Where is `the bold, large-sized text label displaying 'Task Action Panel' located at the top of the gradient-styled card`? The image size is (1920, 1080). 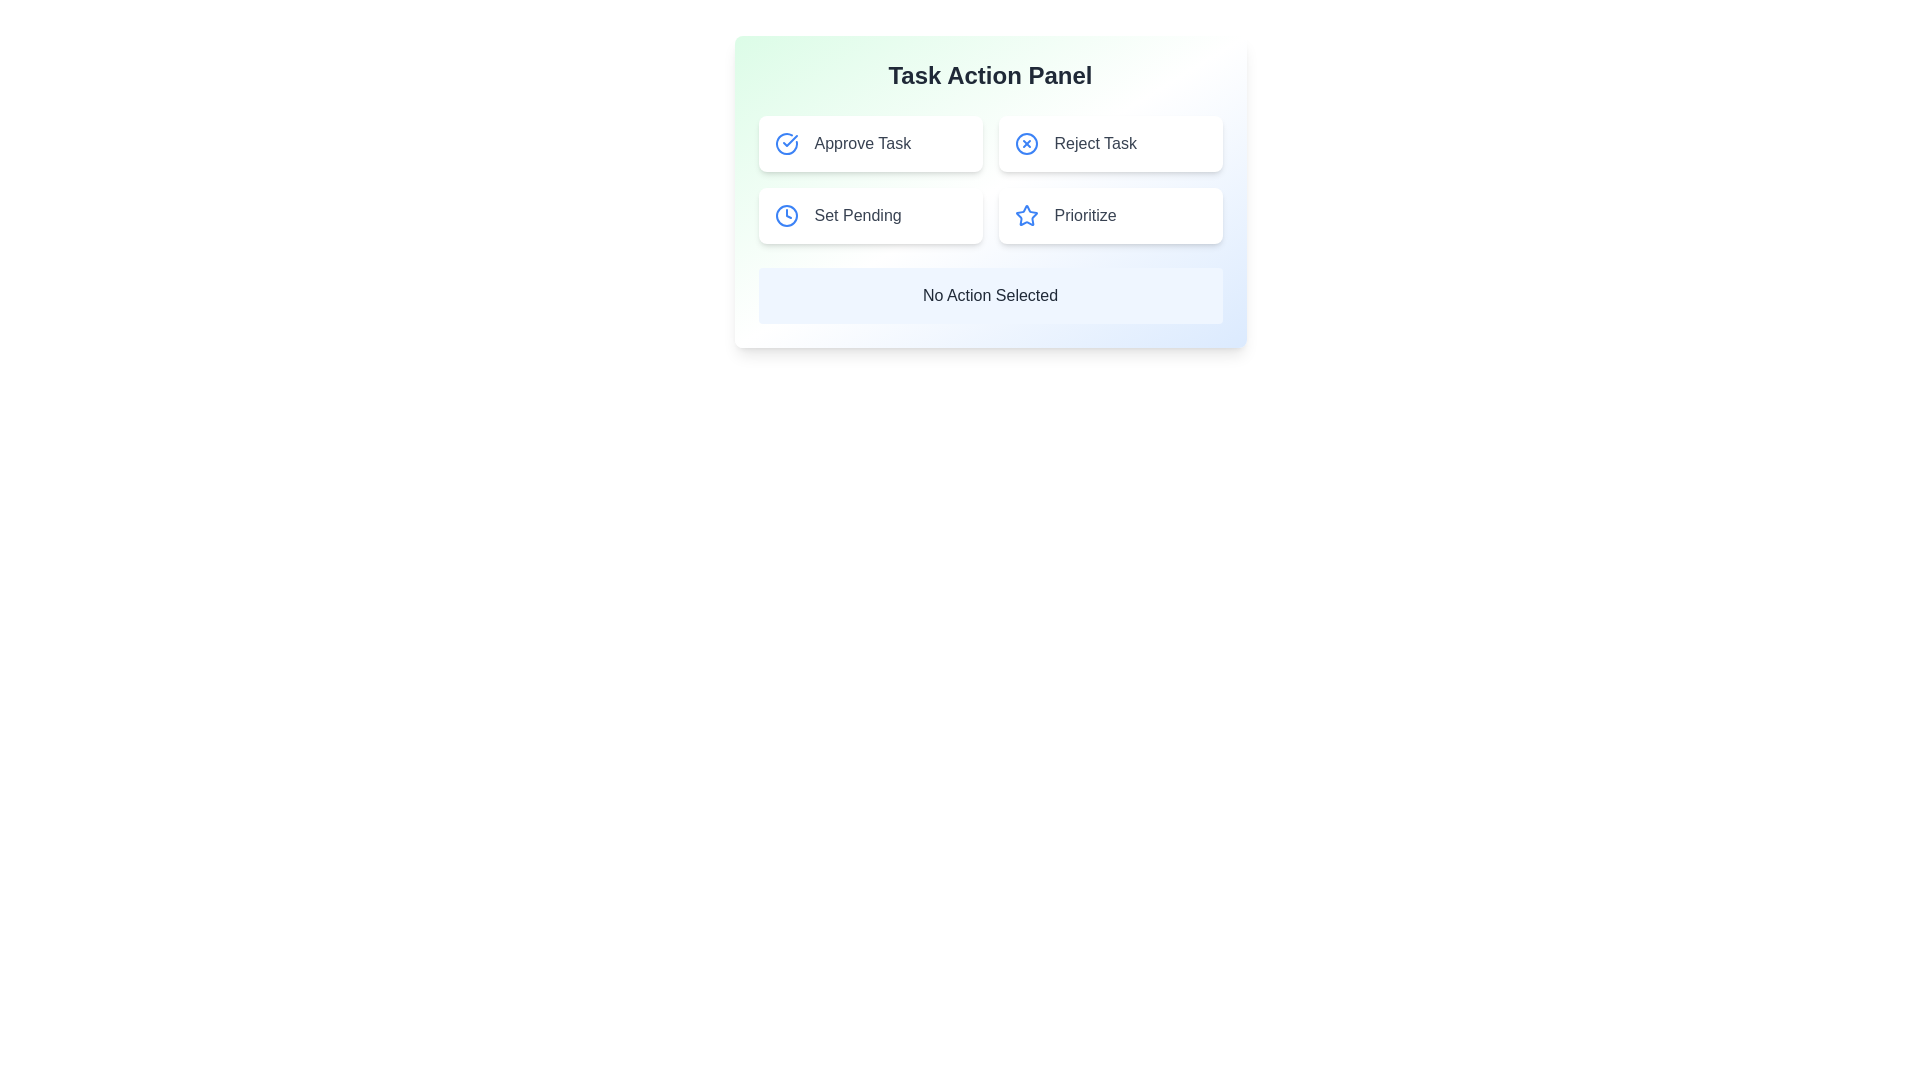 the bold, large-sized text label displaying 'Task Action Panel' located at the top of the gradient-styled card is located at coordinates (990, 75).